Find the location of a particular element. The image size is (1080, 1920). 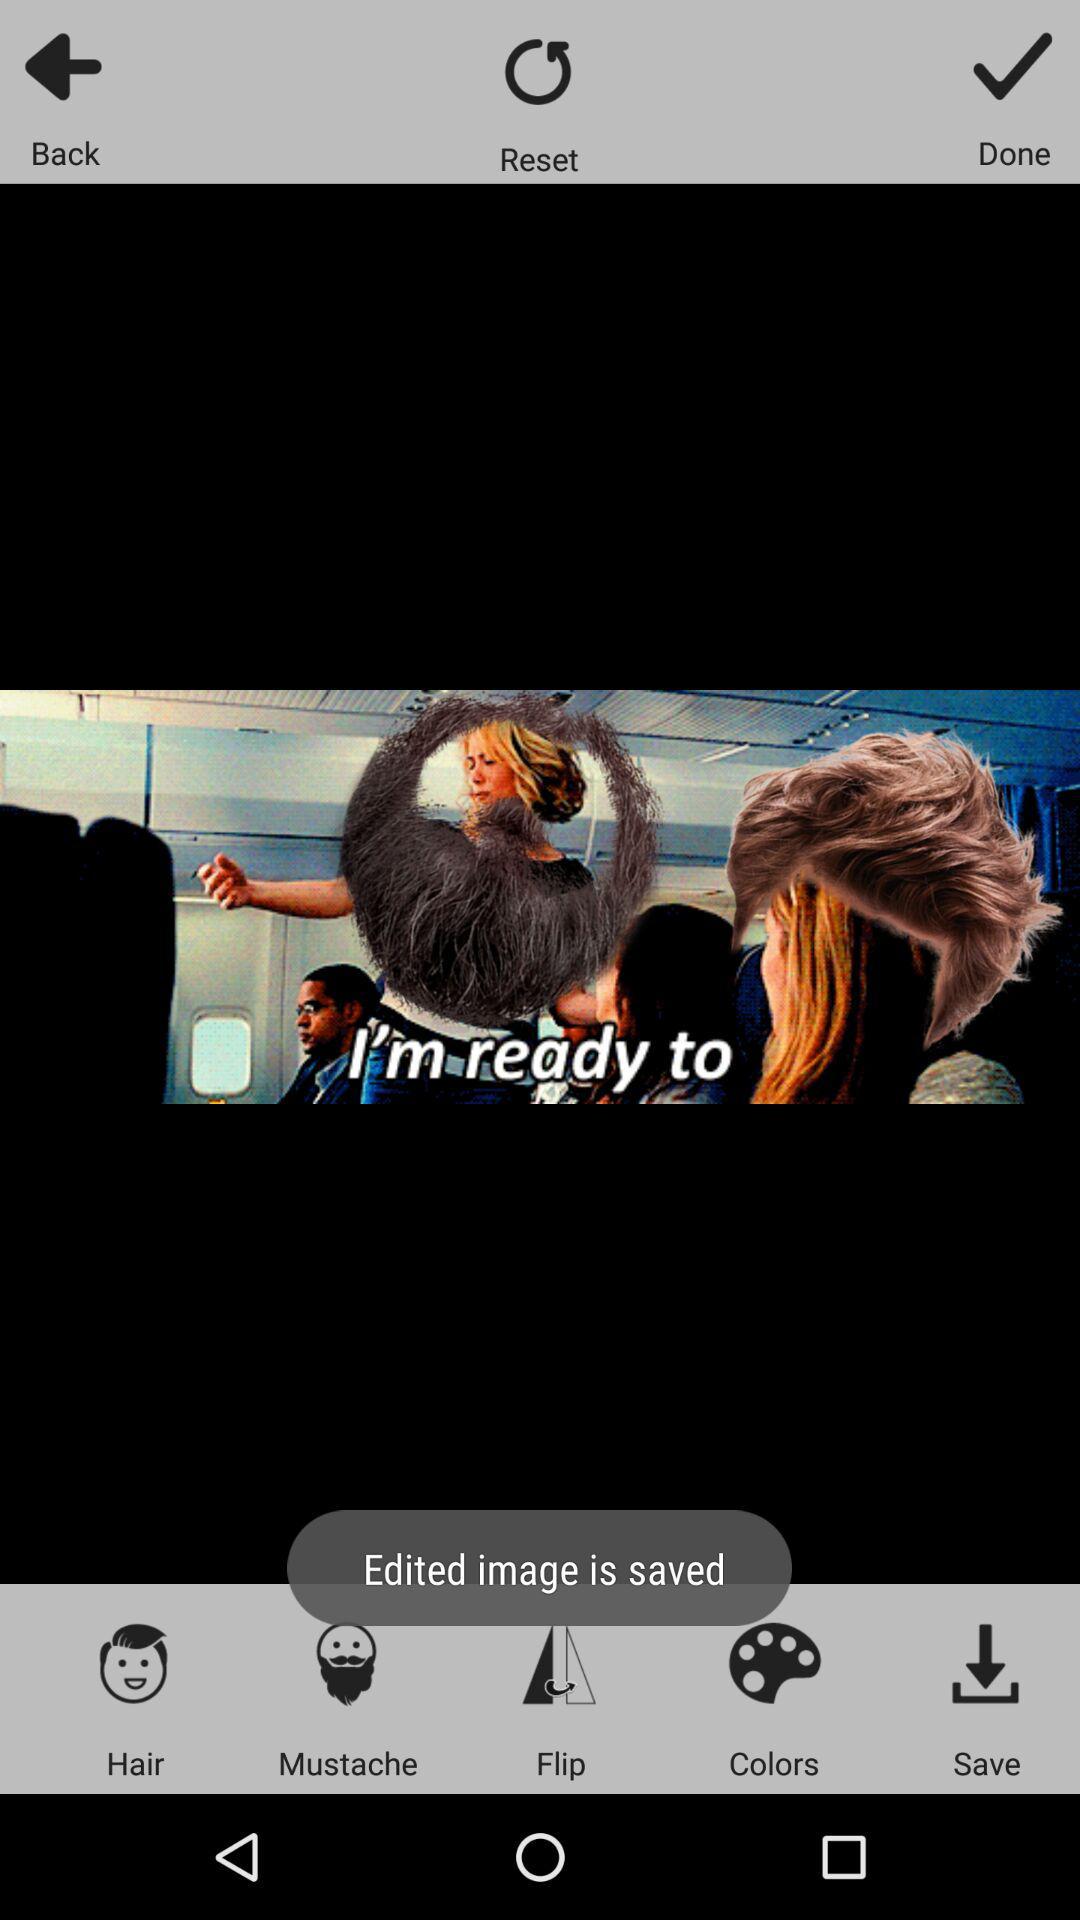

the download is located at coordinates (986, 1662).